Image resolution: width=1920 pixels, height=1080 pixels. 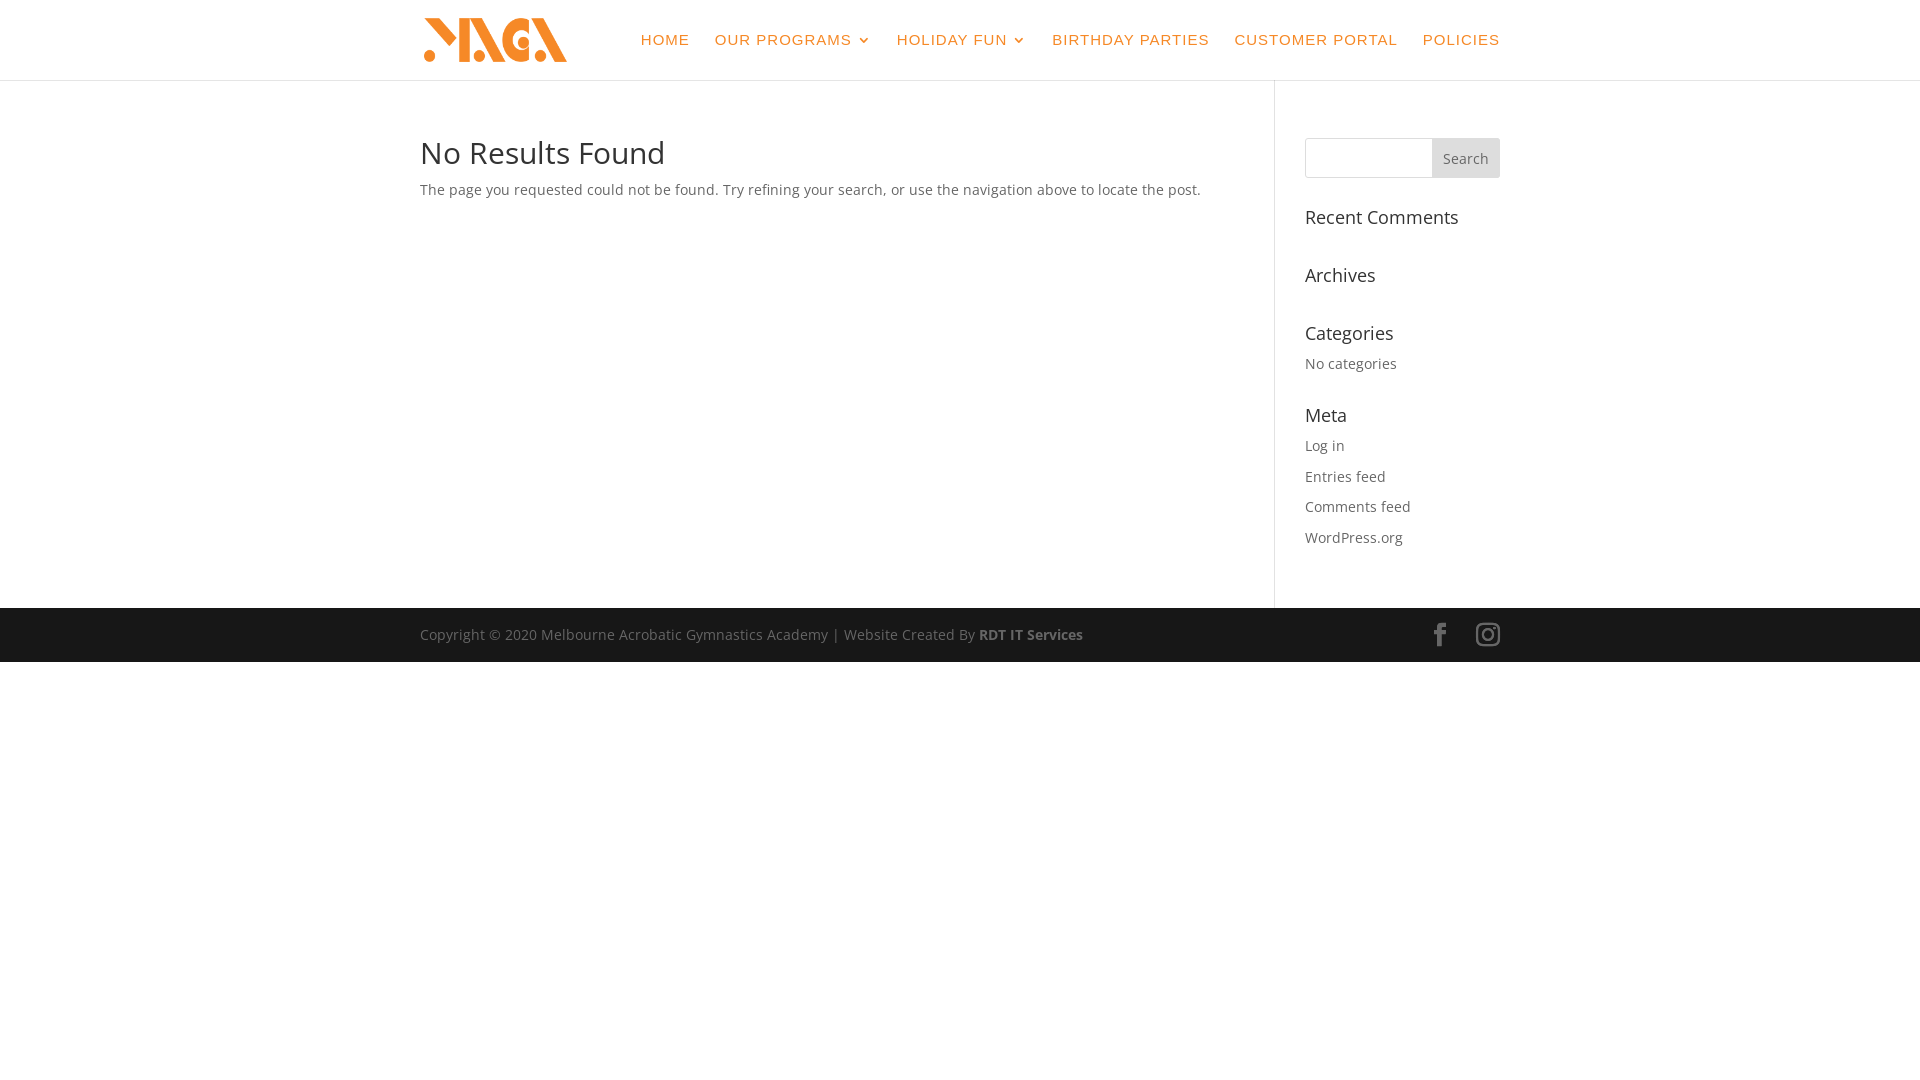 I want to click on 'Log in', so click(x=1324, y=444).